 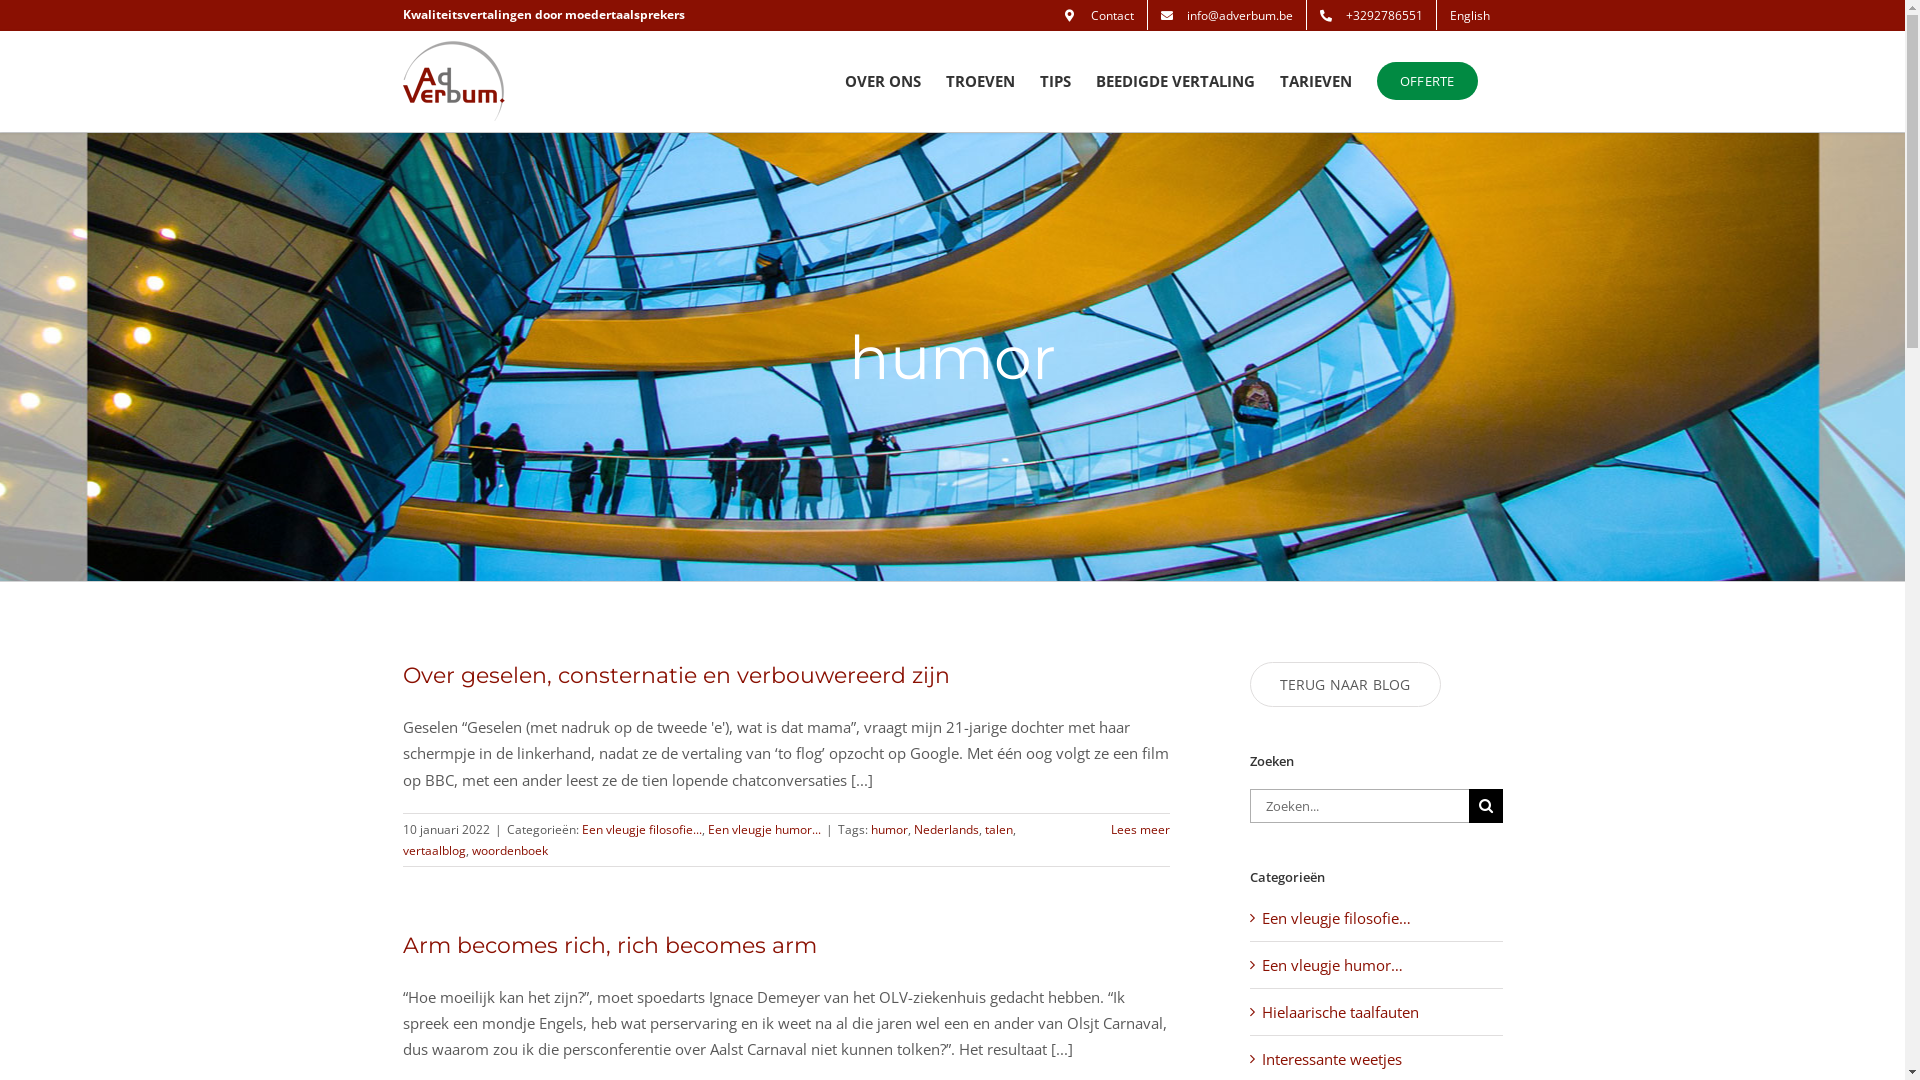 I want to click on 'TERUG NAAR BLOG', so click(x=1345, y=683).